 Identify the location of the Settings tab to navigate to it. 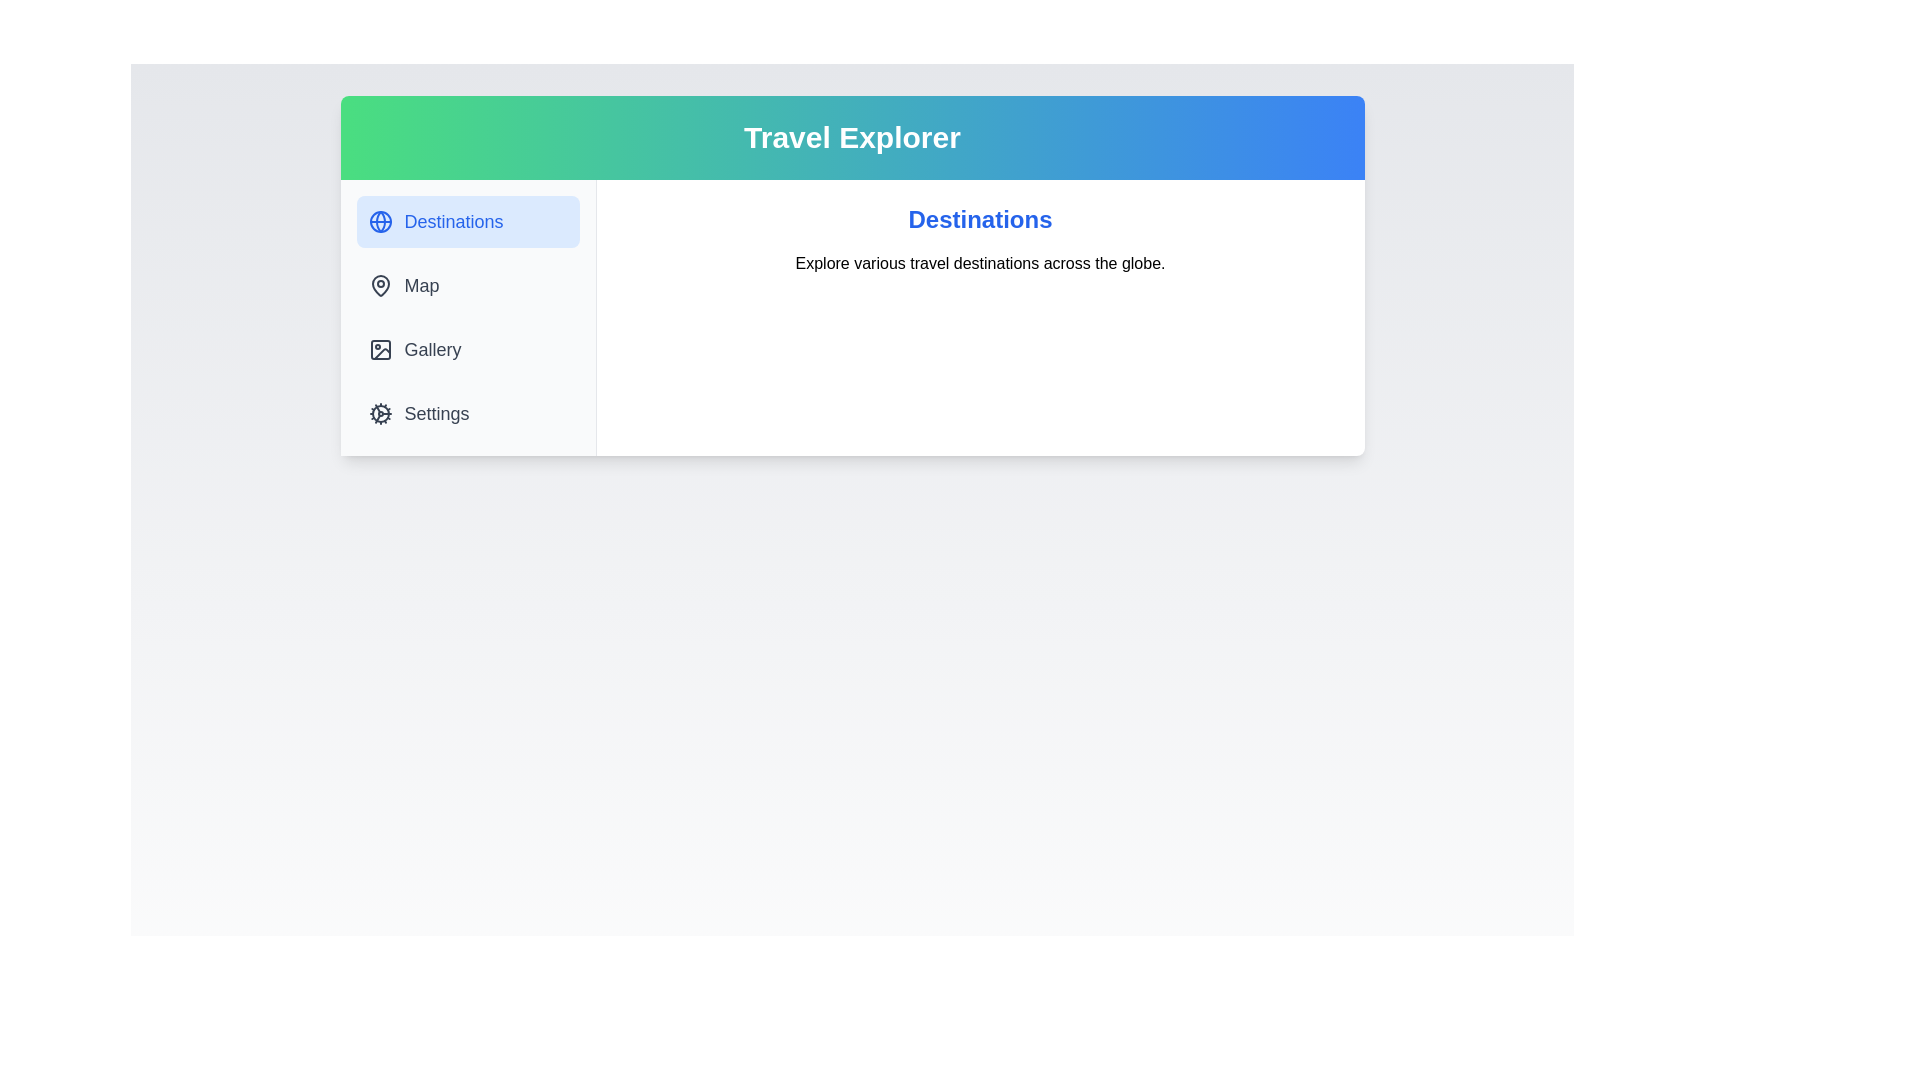
(466, 412).